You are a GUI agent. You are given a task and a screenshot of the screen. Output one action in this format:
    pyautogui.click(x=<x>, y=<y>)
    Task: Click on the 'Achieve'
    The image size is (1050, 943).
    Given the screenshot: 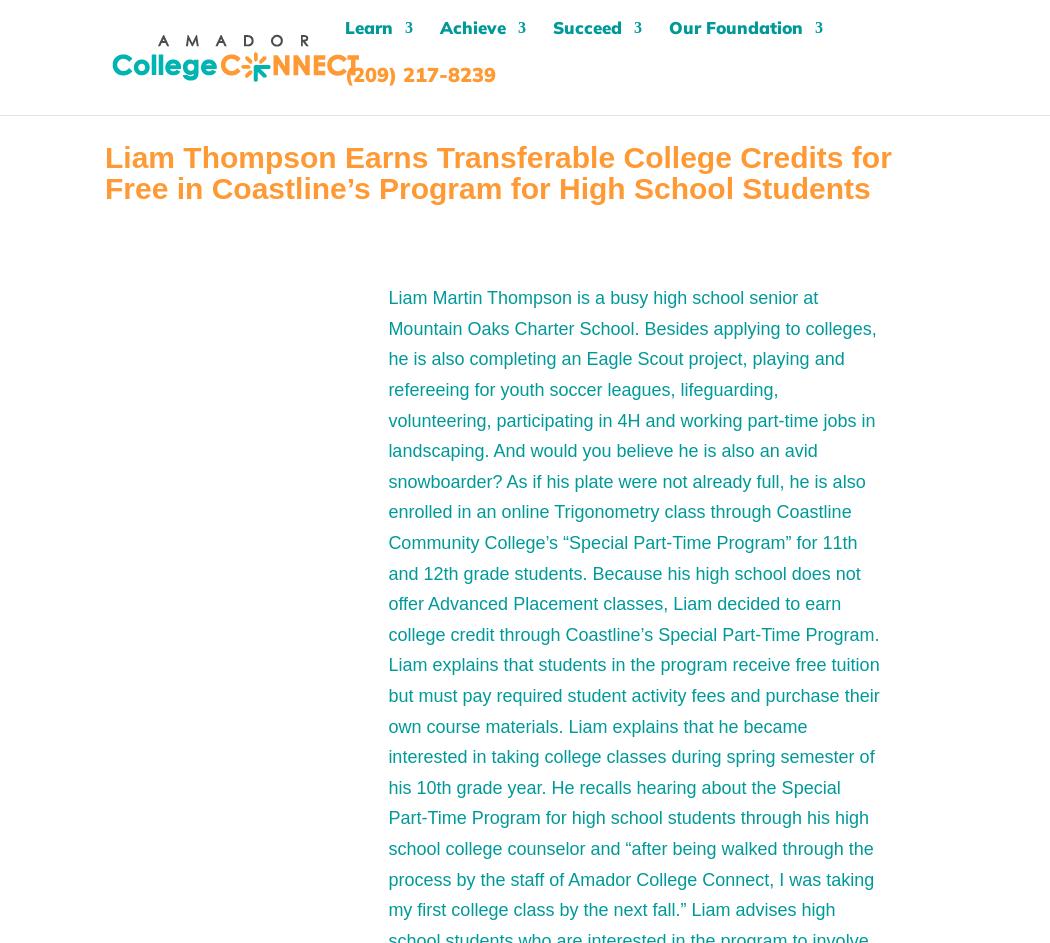 What is the action you would take?
    pyautogui.click(x=438, y=38)
    